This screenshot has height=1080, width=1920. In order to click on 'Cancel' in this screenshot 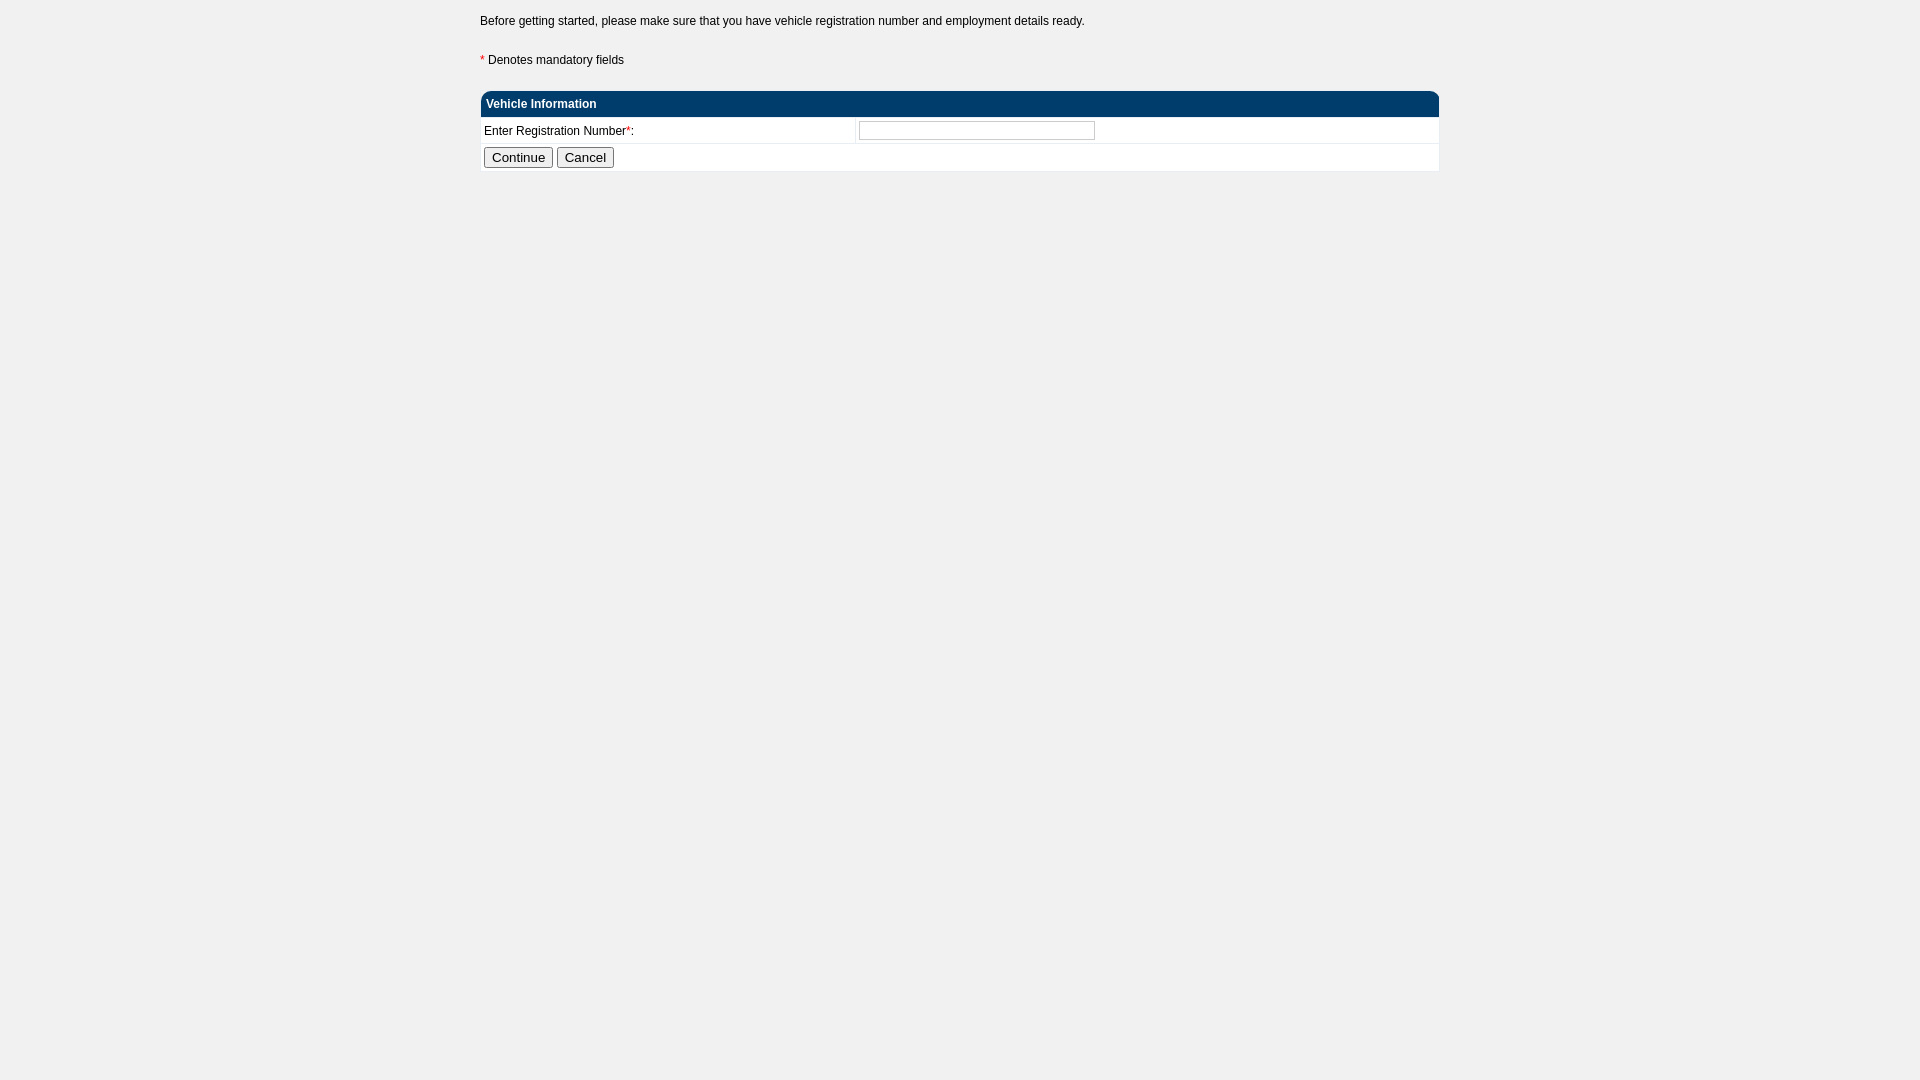, I will do `click(556, 156)`.